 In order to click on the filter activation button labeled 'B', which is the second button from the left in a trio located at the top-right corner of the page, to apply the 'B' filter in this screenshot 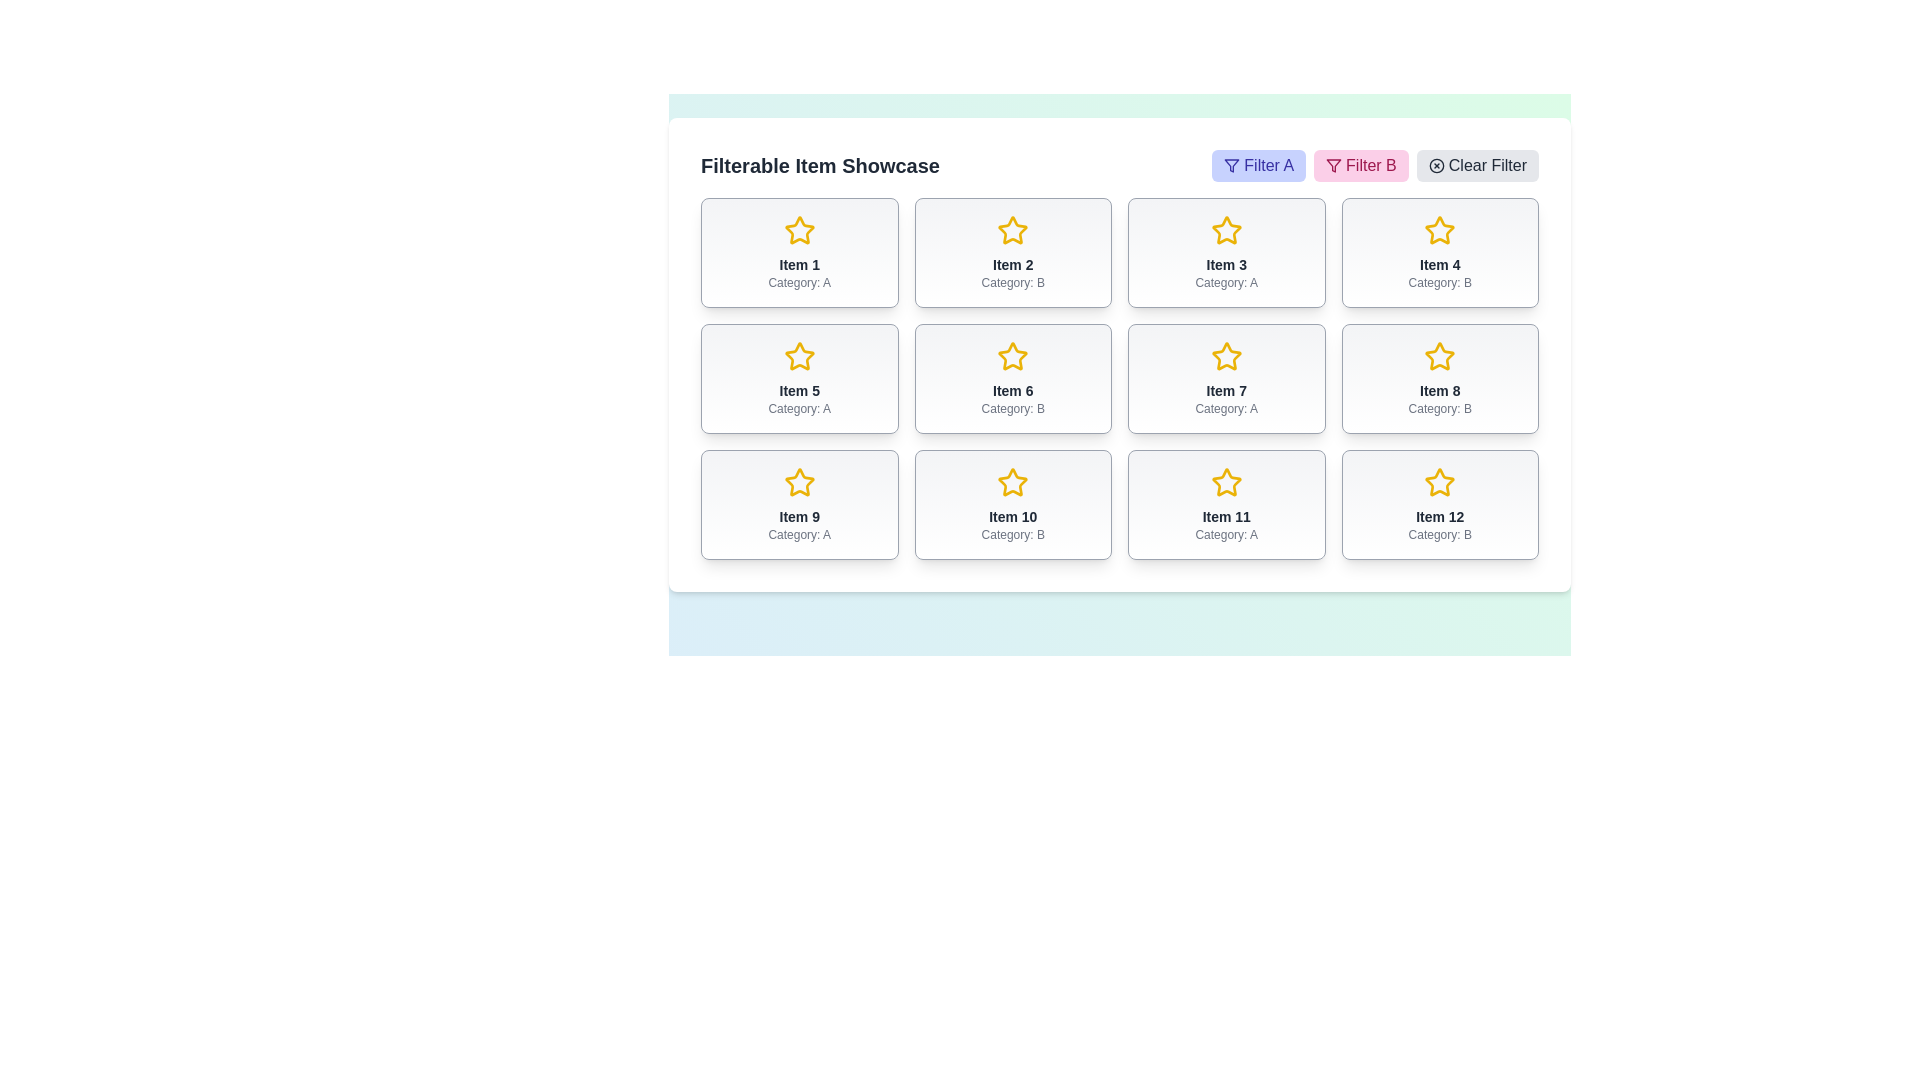, I will do `click(1374, 164)`.